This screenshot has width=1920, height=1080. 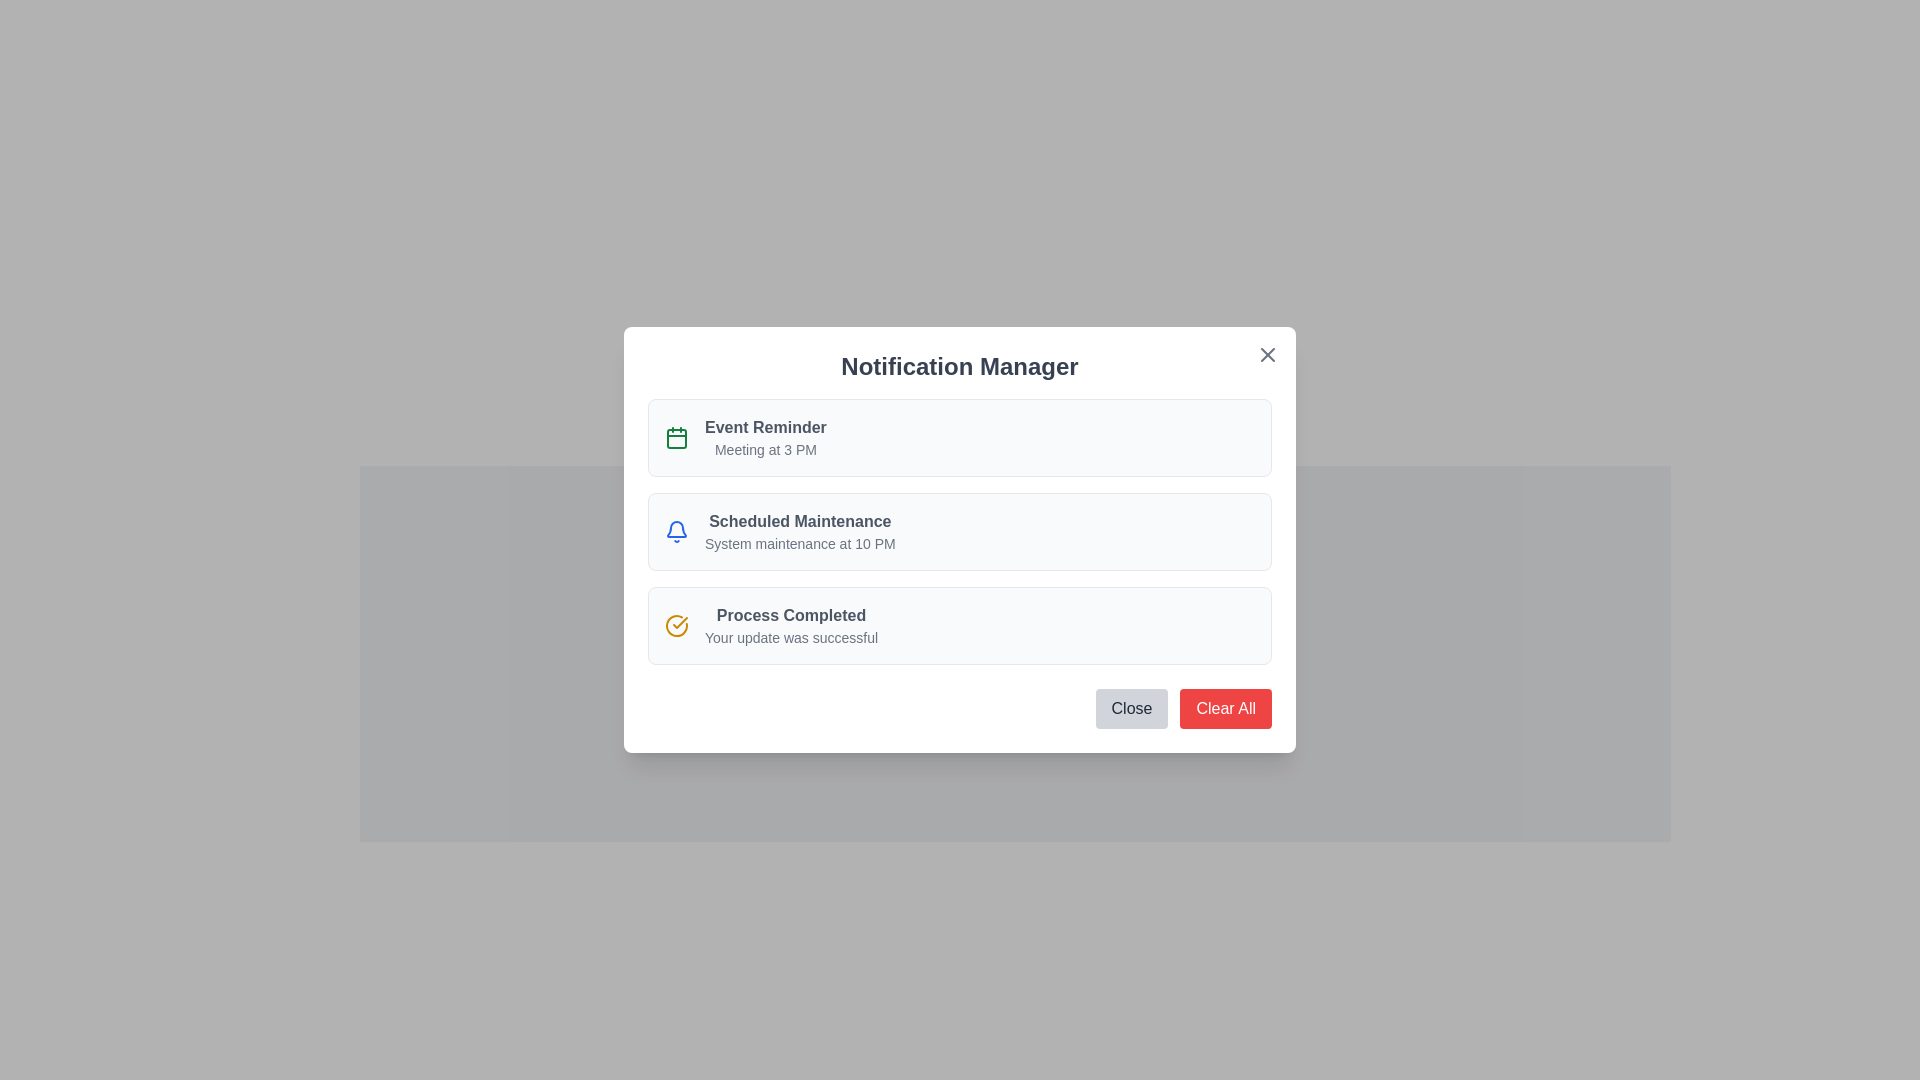 What do you see at coordinates (764, 450) in the screenshot?
I see `the text label displaying 'Meeting at 3 PM' which is styled in a smaller, lighter gray font and positioned below the bold 'Event Reminder' text in the Notification Manager modal` at bounding box center [764, 450].